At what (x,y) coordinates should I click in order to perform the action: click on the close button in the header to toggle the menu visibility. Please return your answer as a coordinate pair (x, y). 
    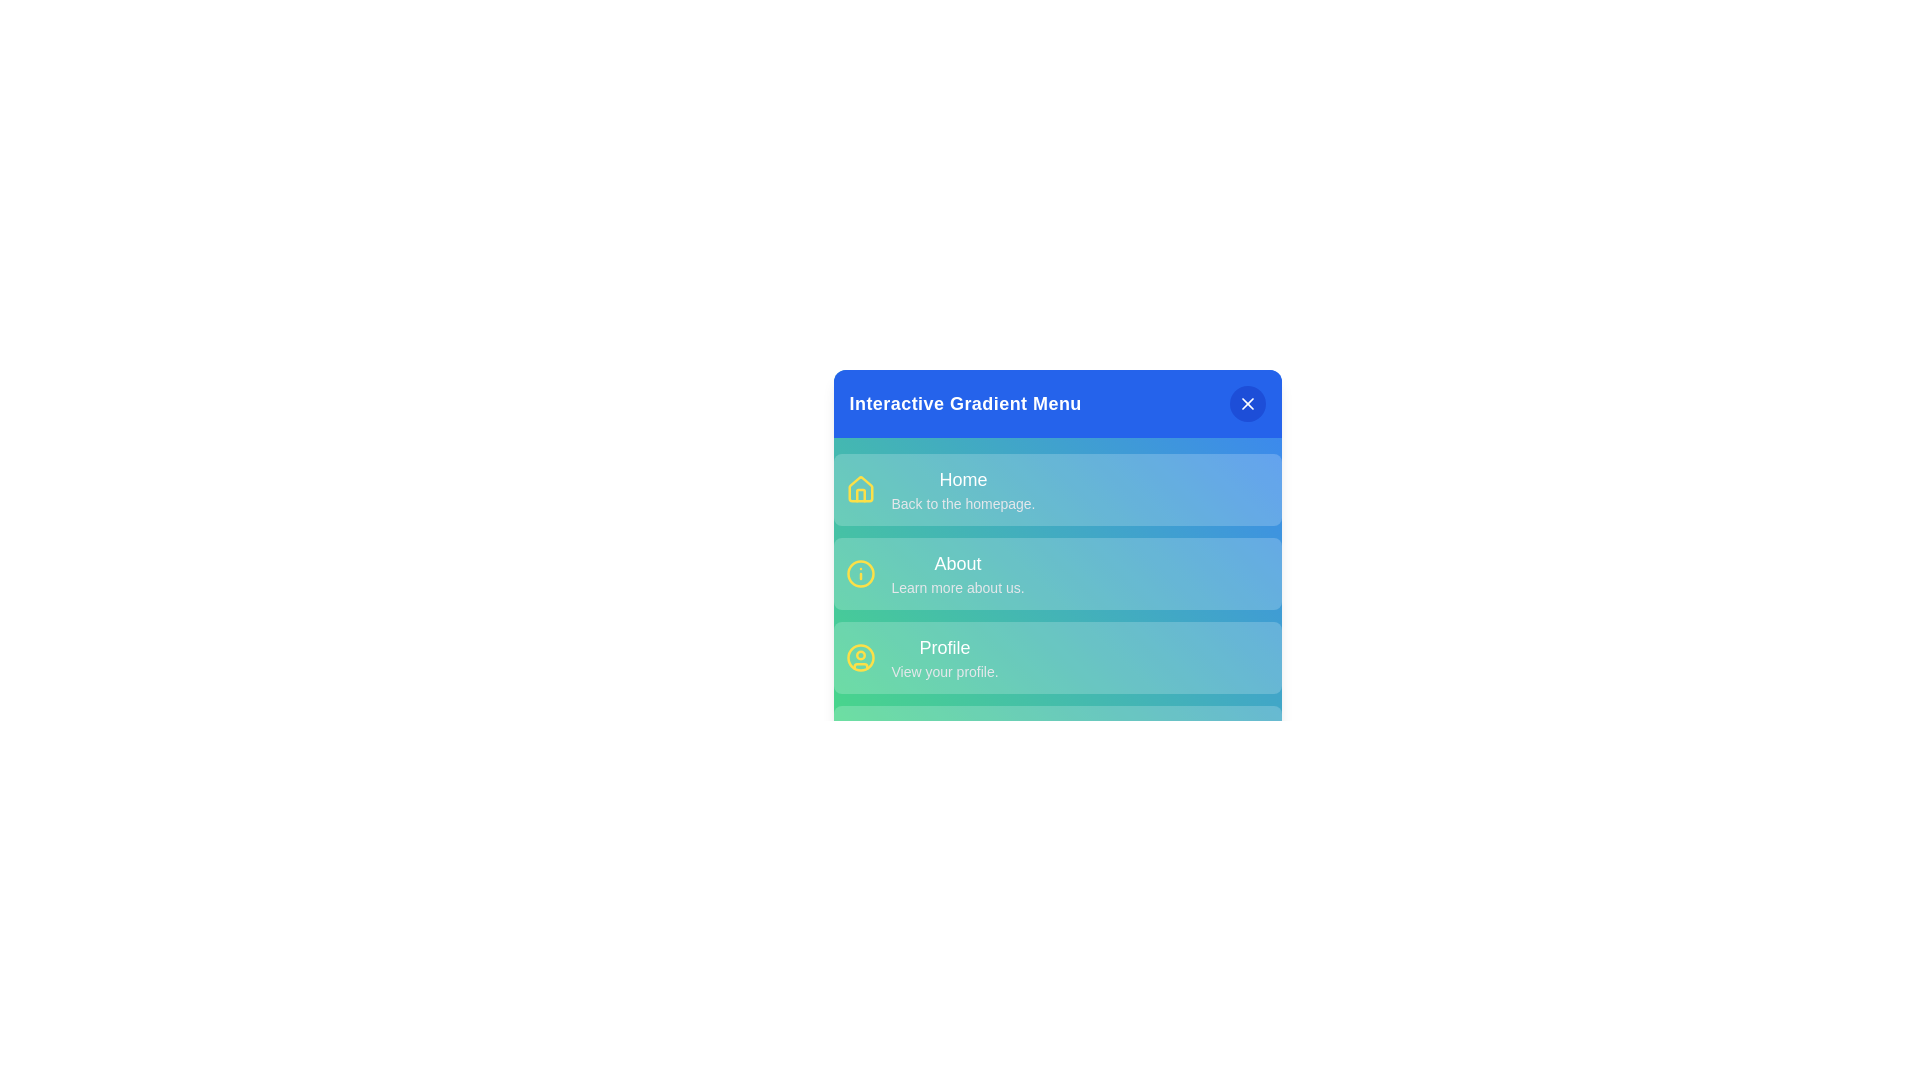
    Looking at the image, I should click on (1246, 404).